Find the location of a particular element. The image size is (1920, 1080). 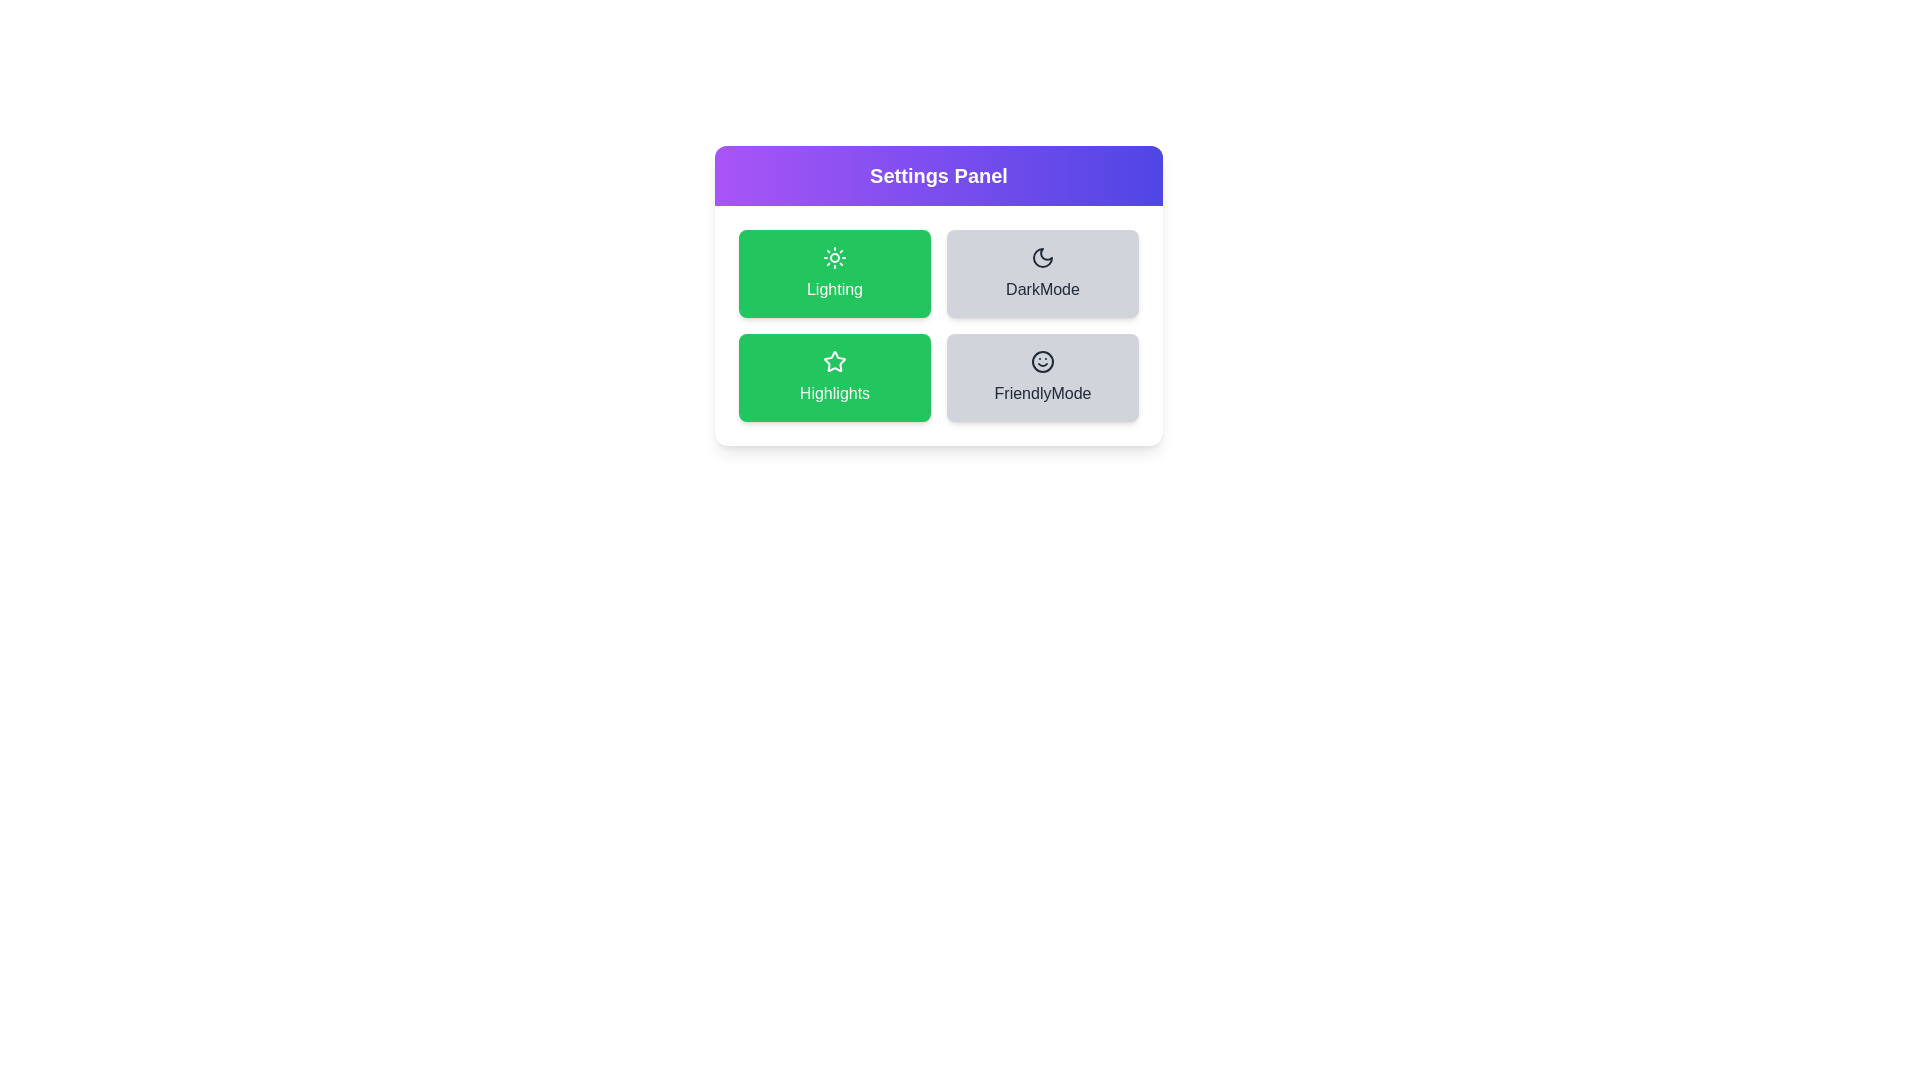

the setting Lighting to see the hover effect is located at coordinates (835, 273).